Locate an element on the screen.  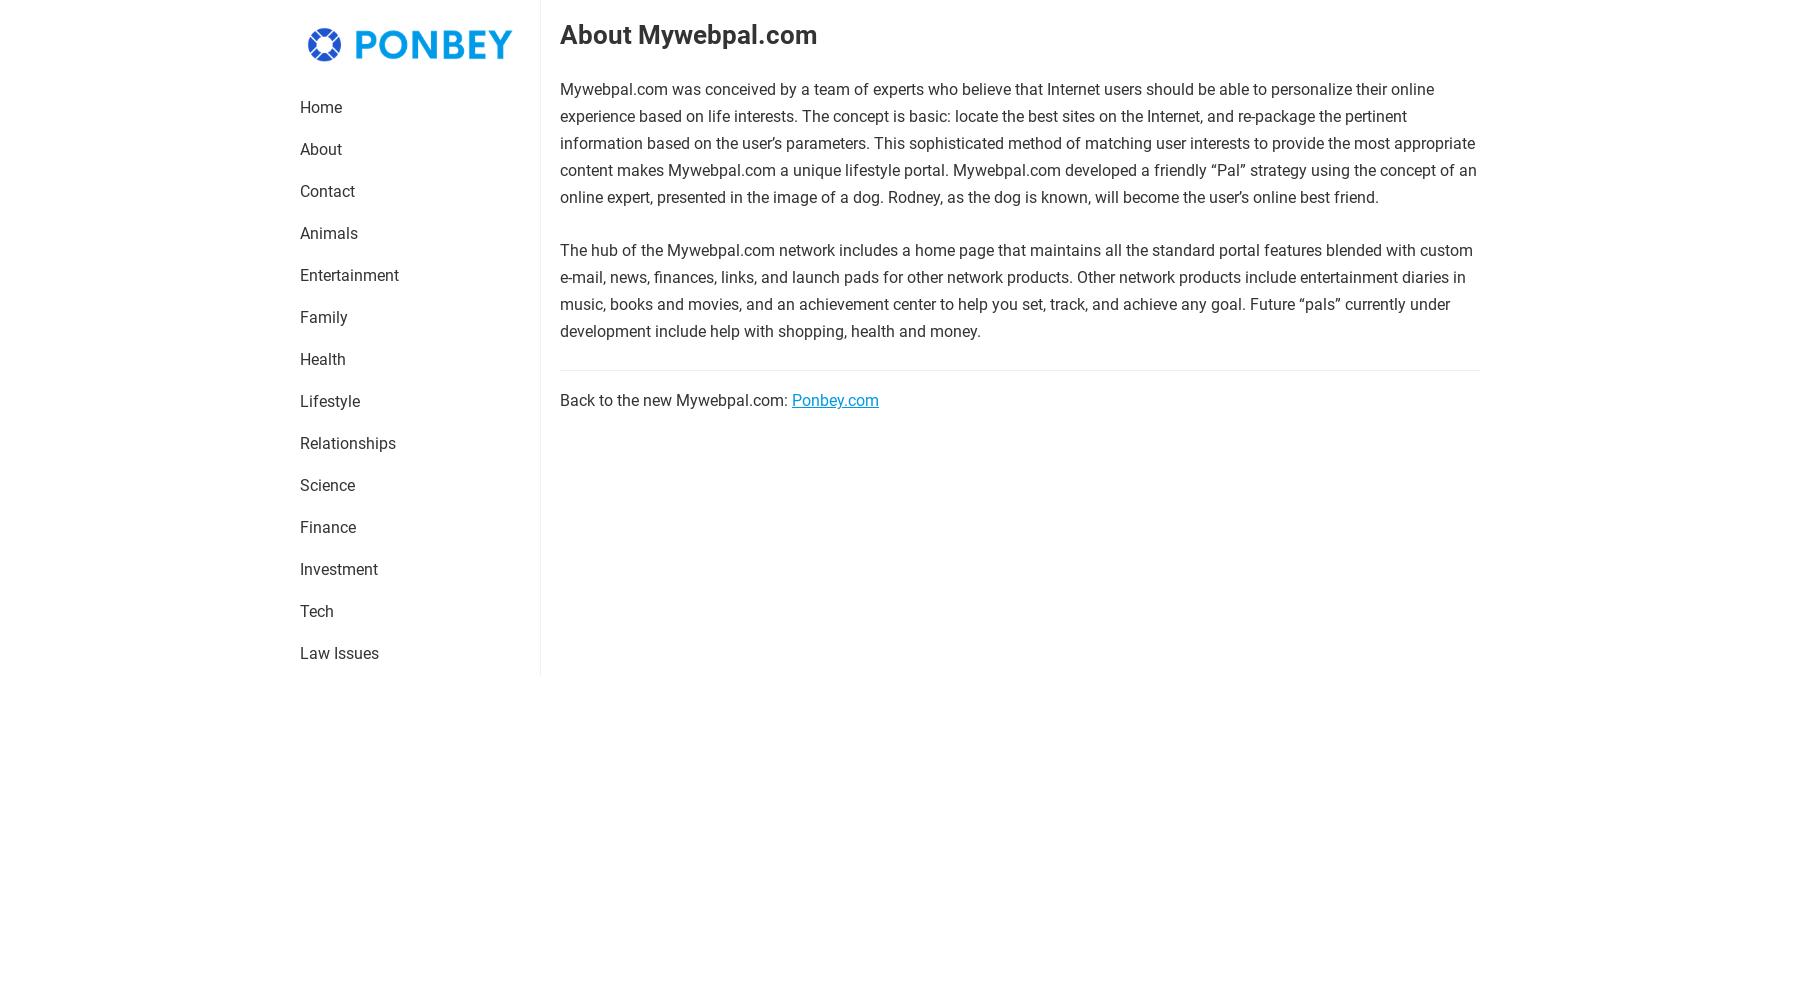
'About' is located at coordinates (319, 148).